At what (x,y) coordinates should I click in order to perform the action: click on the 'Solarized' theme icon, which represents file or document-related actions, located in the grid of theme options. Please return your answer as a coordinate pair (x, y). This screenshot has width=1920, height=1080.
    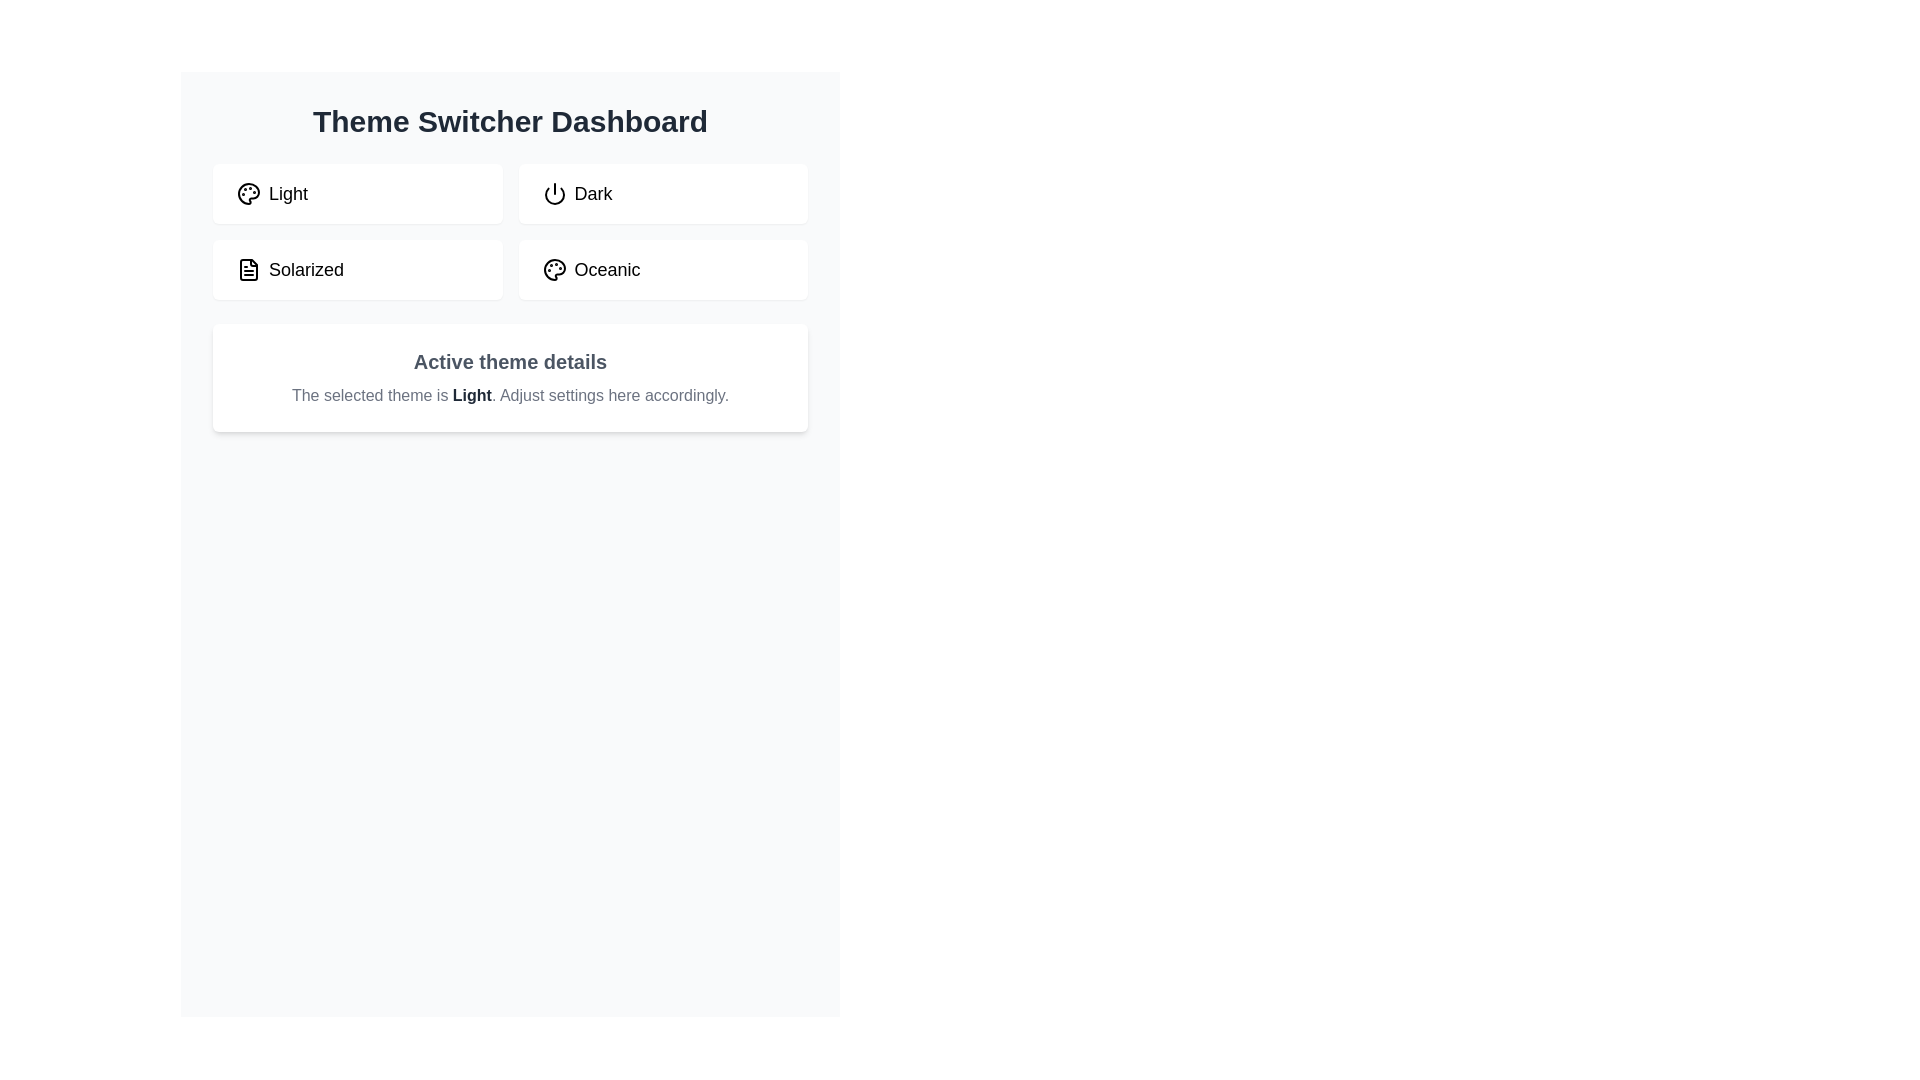
    Looking at the image, I should click on (248, 270).